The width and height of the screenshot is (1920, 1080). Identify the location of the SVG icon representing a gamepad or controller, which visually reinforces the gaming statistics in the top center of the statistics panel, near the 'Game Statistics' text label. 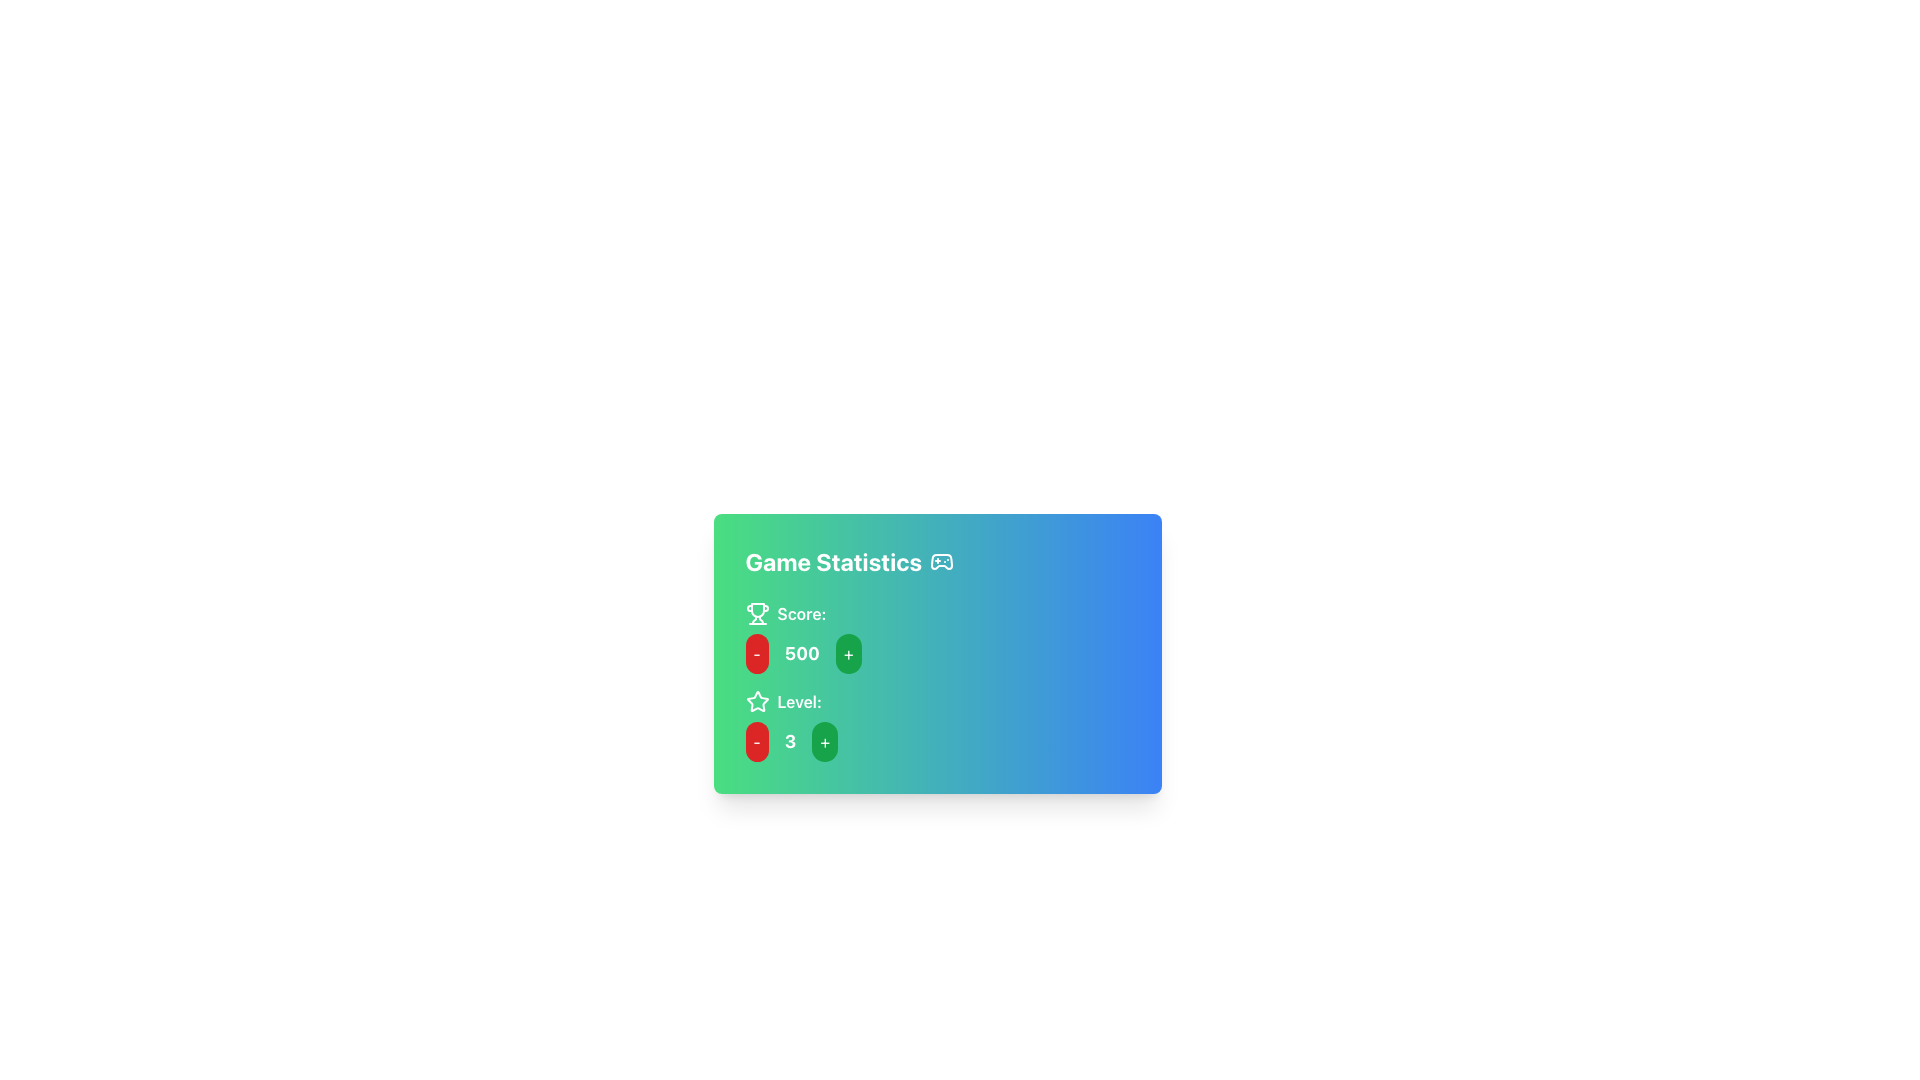
(941, 562).